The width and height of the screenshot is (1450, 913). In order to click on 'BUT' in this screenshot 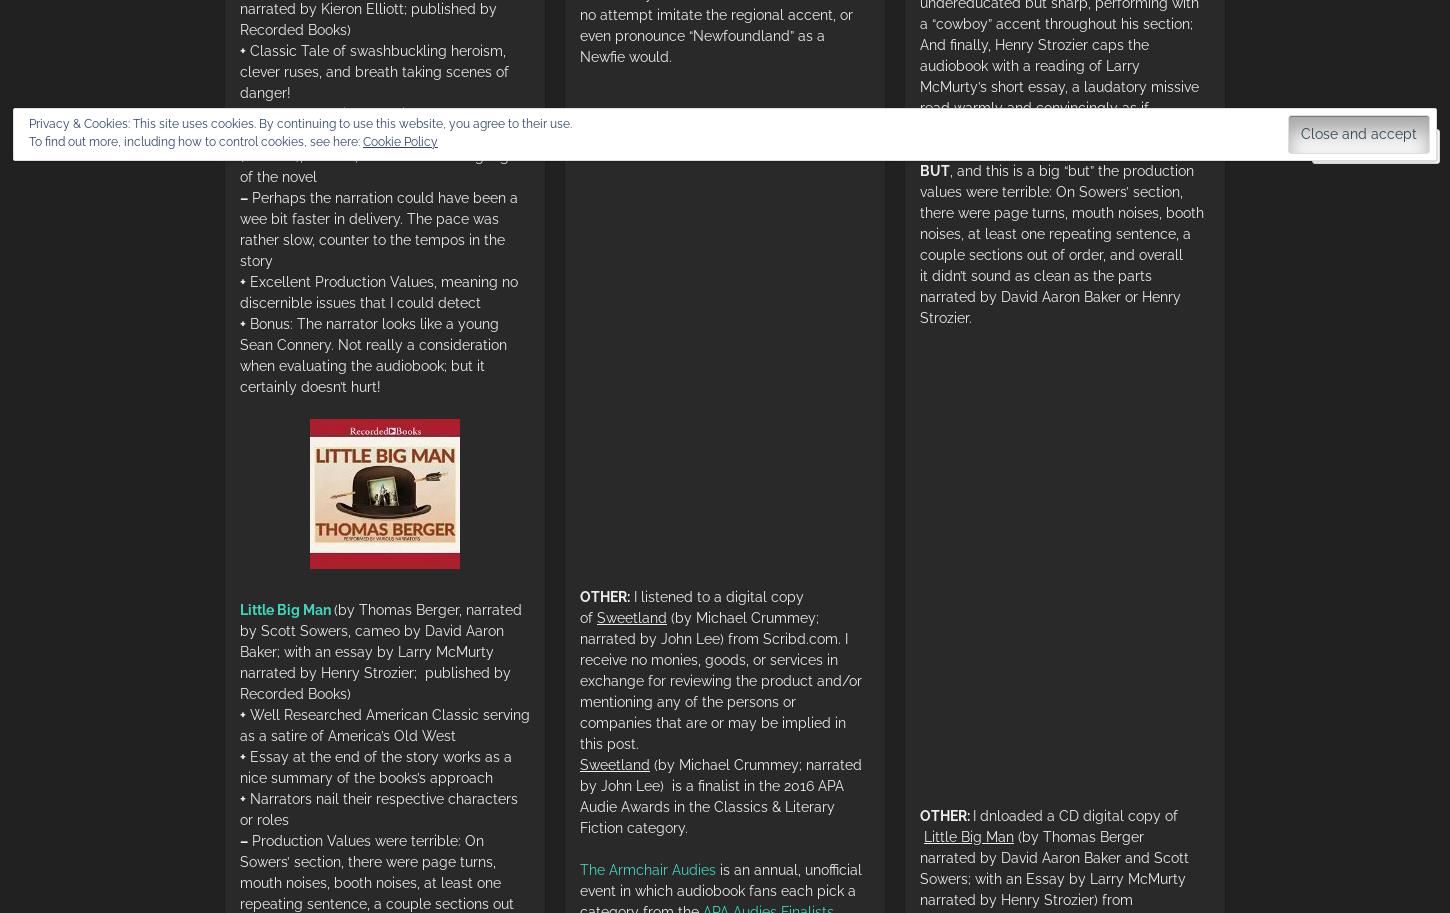, I will do `click(933, 170)`.